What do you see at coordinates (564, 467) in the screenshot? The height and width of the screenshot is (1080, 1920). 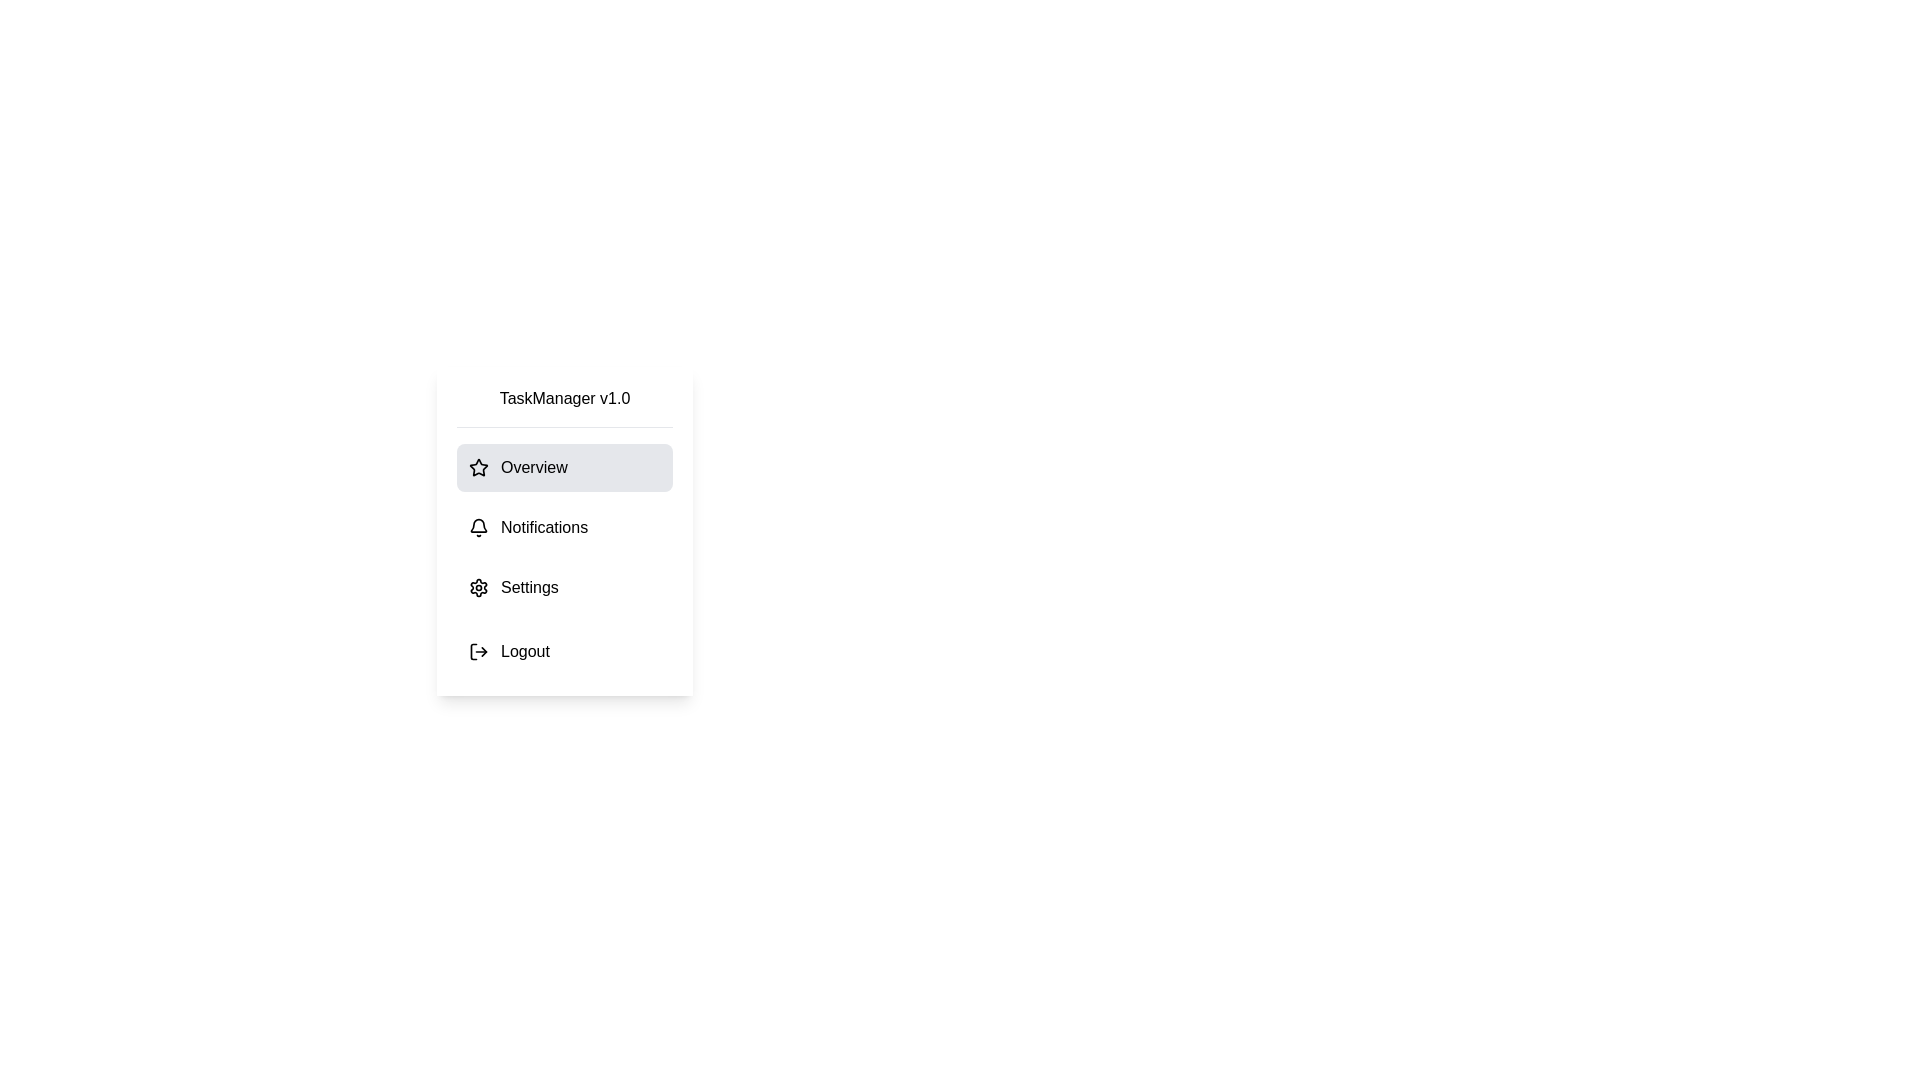 I see `the 'Overview' navigation button located in the sidebar beneath the 'TaskManager v1.0' header to trigger a visual effect` at bounding box center [564, 467].